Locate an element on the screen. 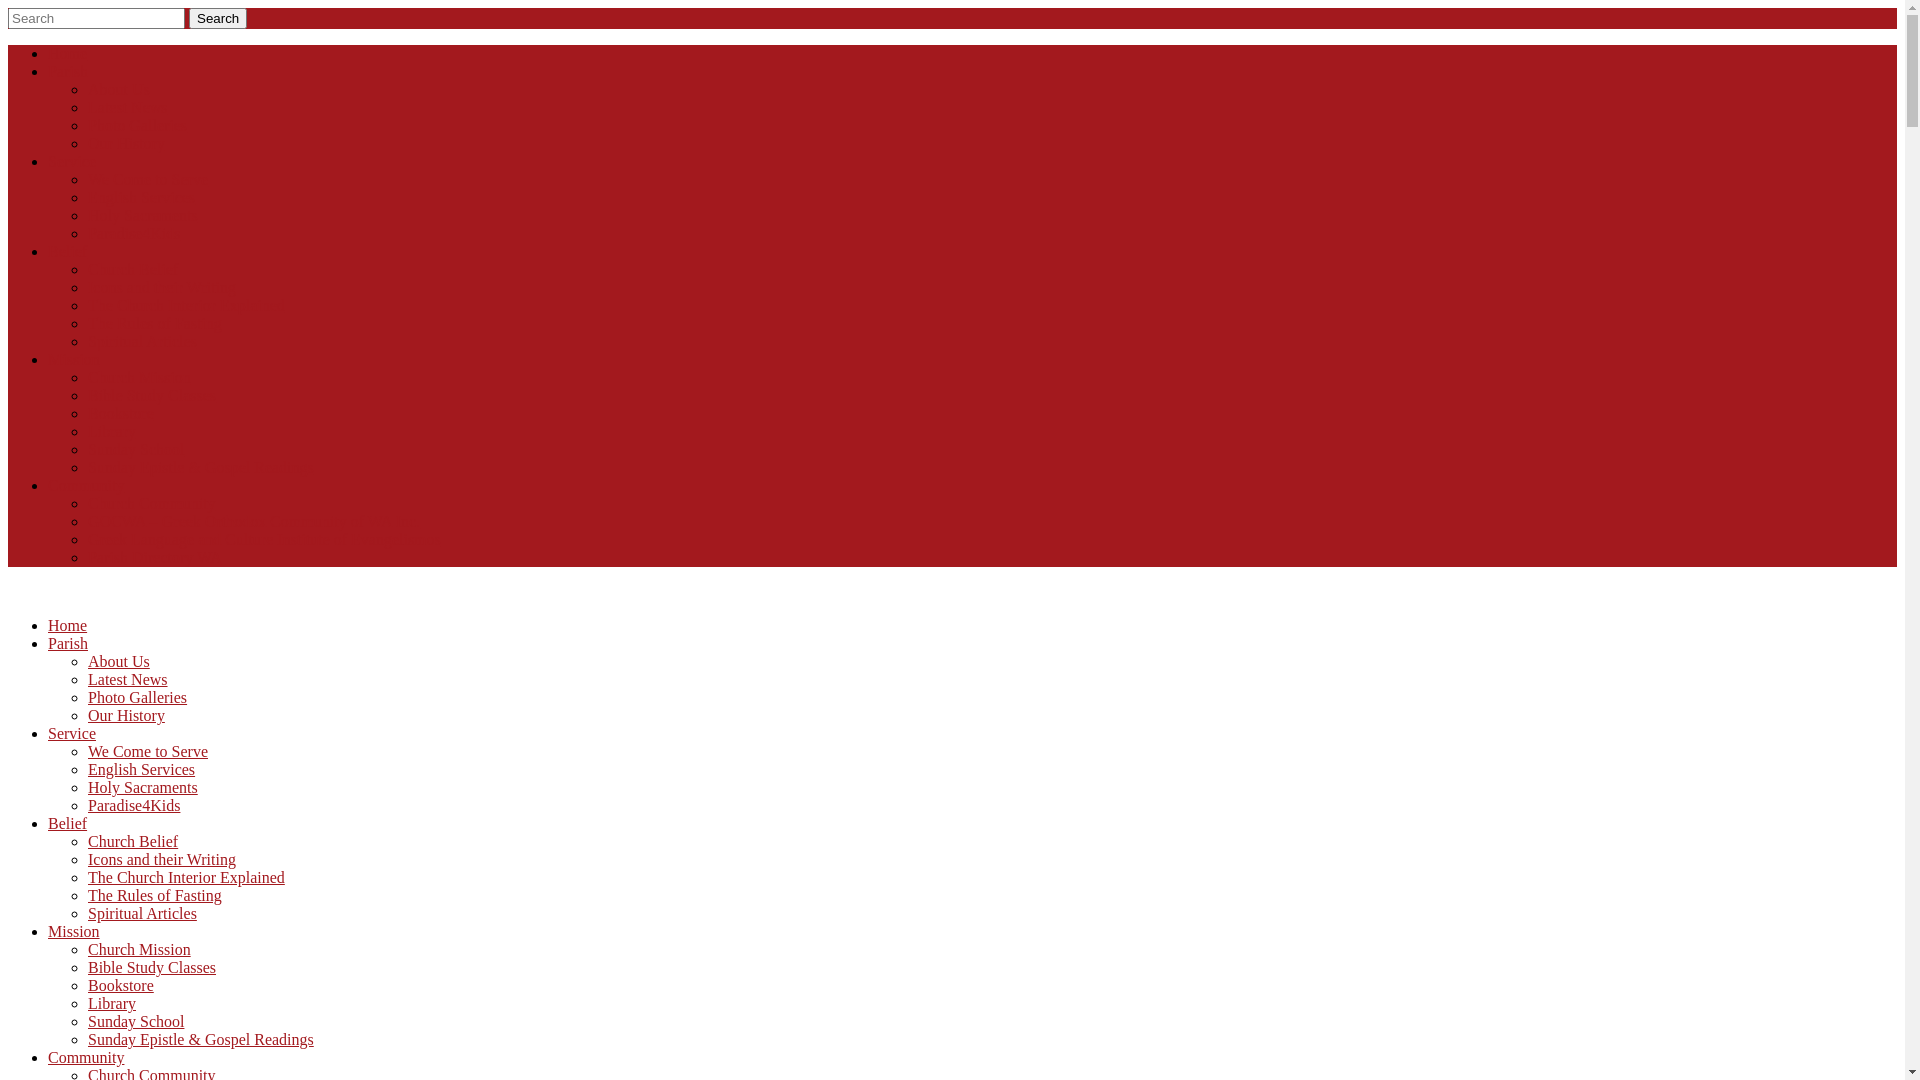 Image resolution: width=1920 pixels, height=1080 pixels. 'Home' is located at coordinates (67, 52).